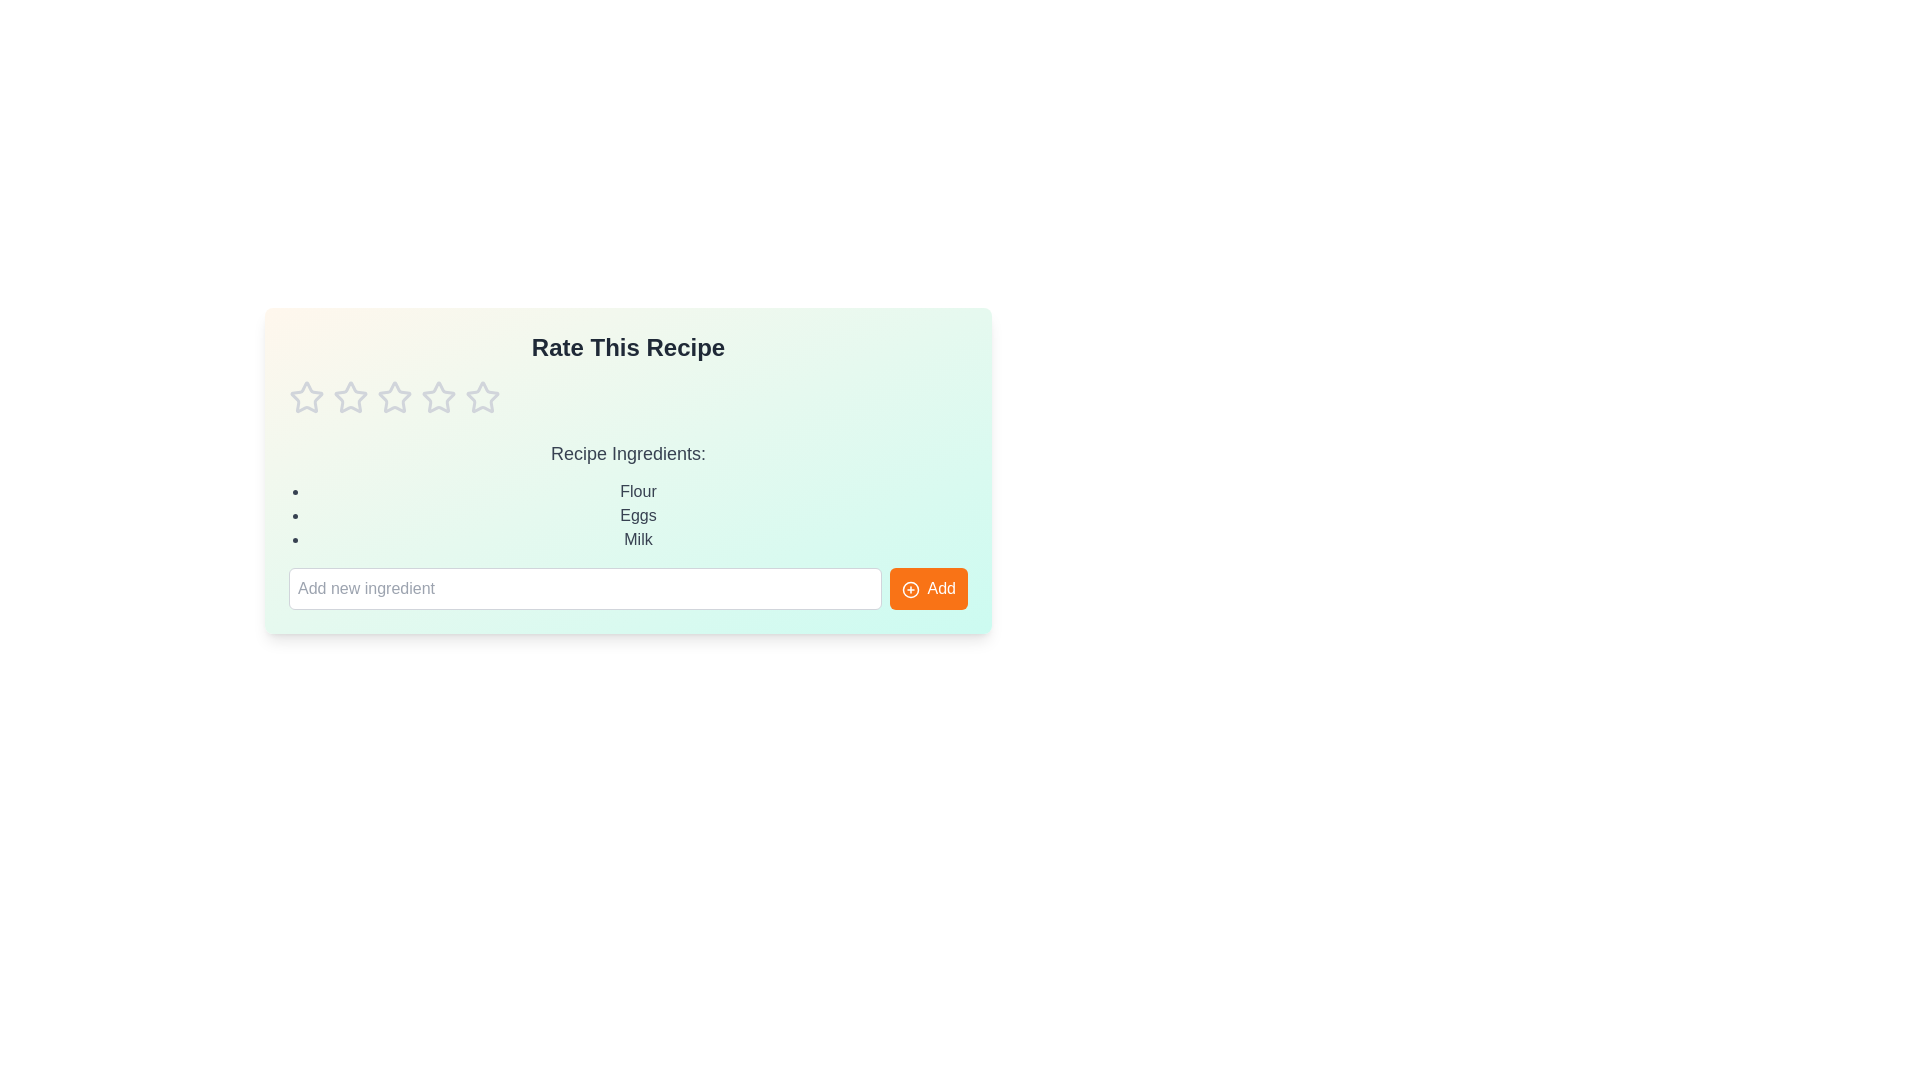 Image resolution: width=1920 pixels, height=1080 pixels. What do you see at coordinates (637, 515) in the screenshot?
I see `the ingredient Eggs in the list` at bounding box center [637, 515].